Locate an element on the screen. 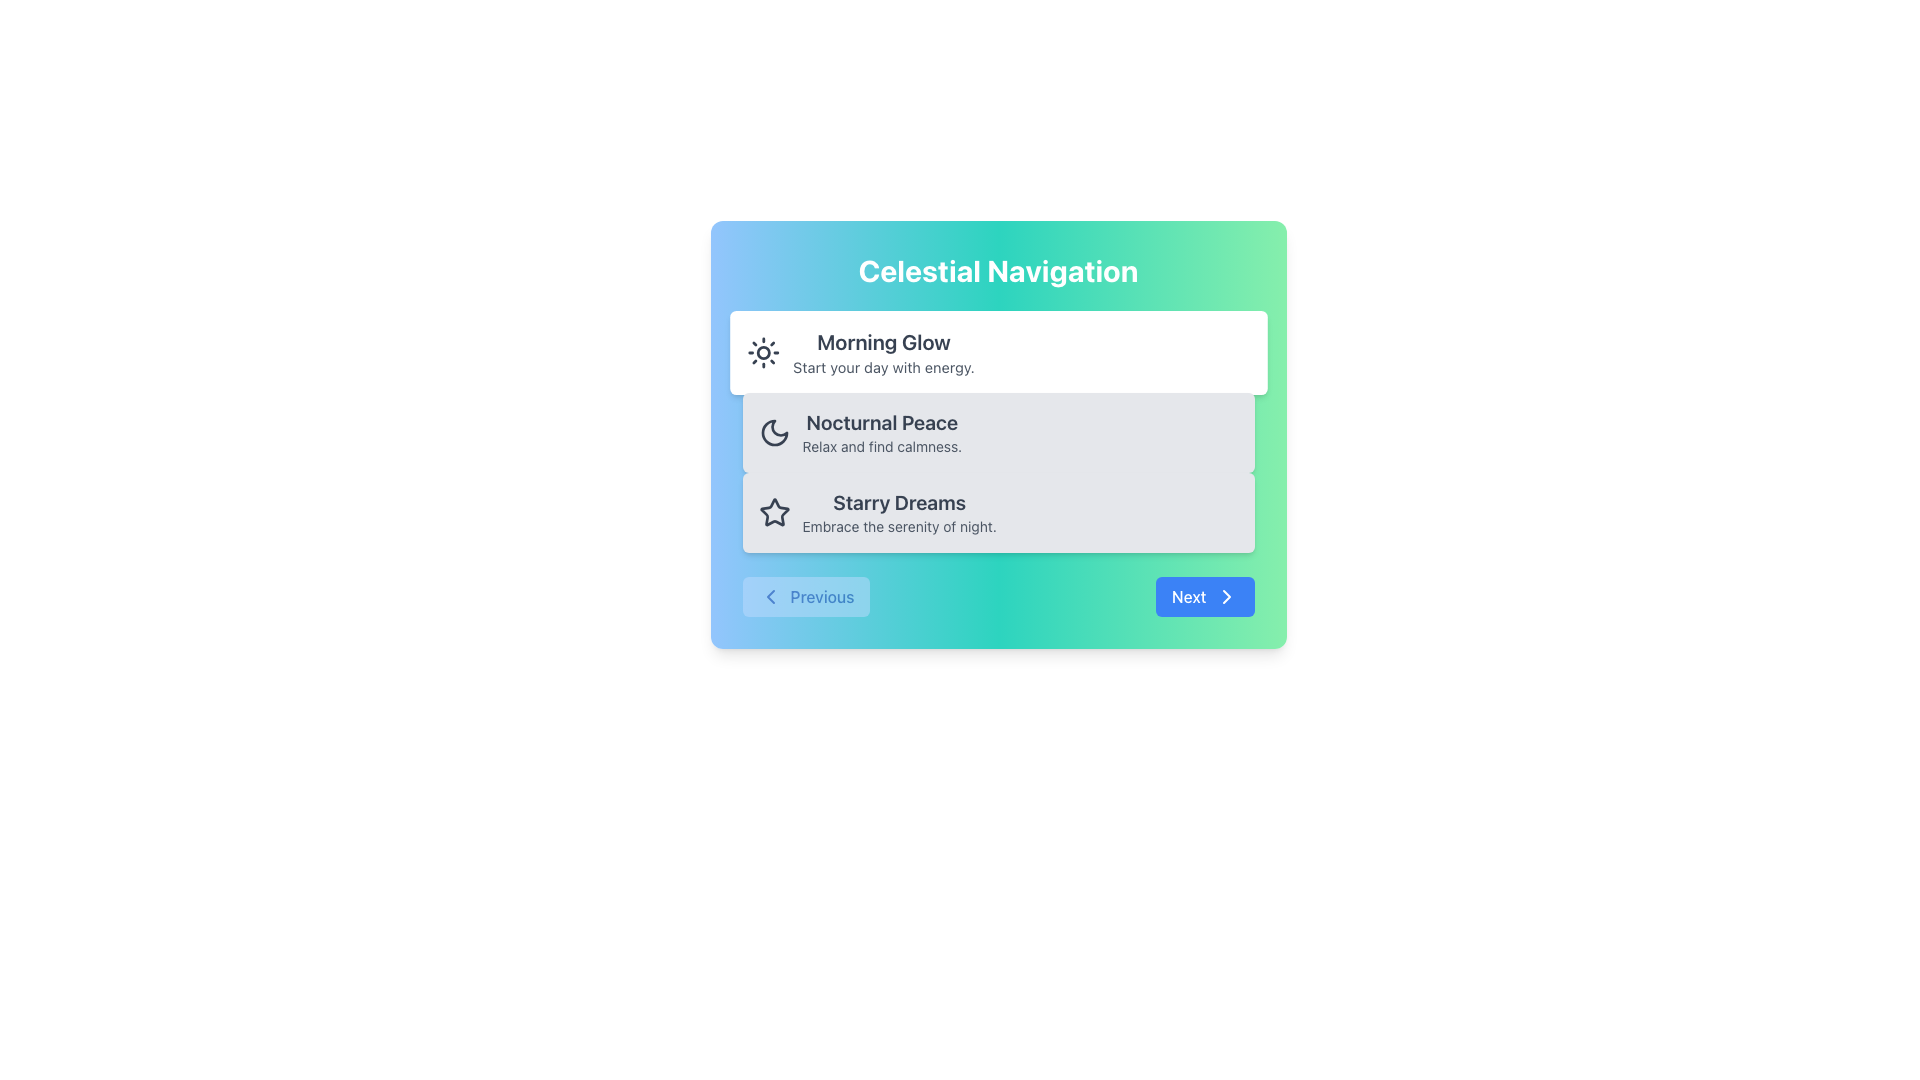  the left-pointing arrow icon within the 'Previous' button is located at coordinates (769, 596).